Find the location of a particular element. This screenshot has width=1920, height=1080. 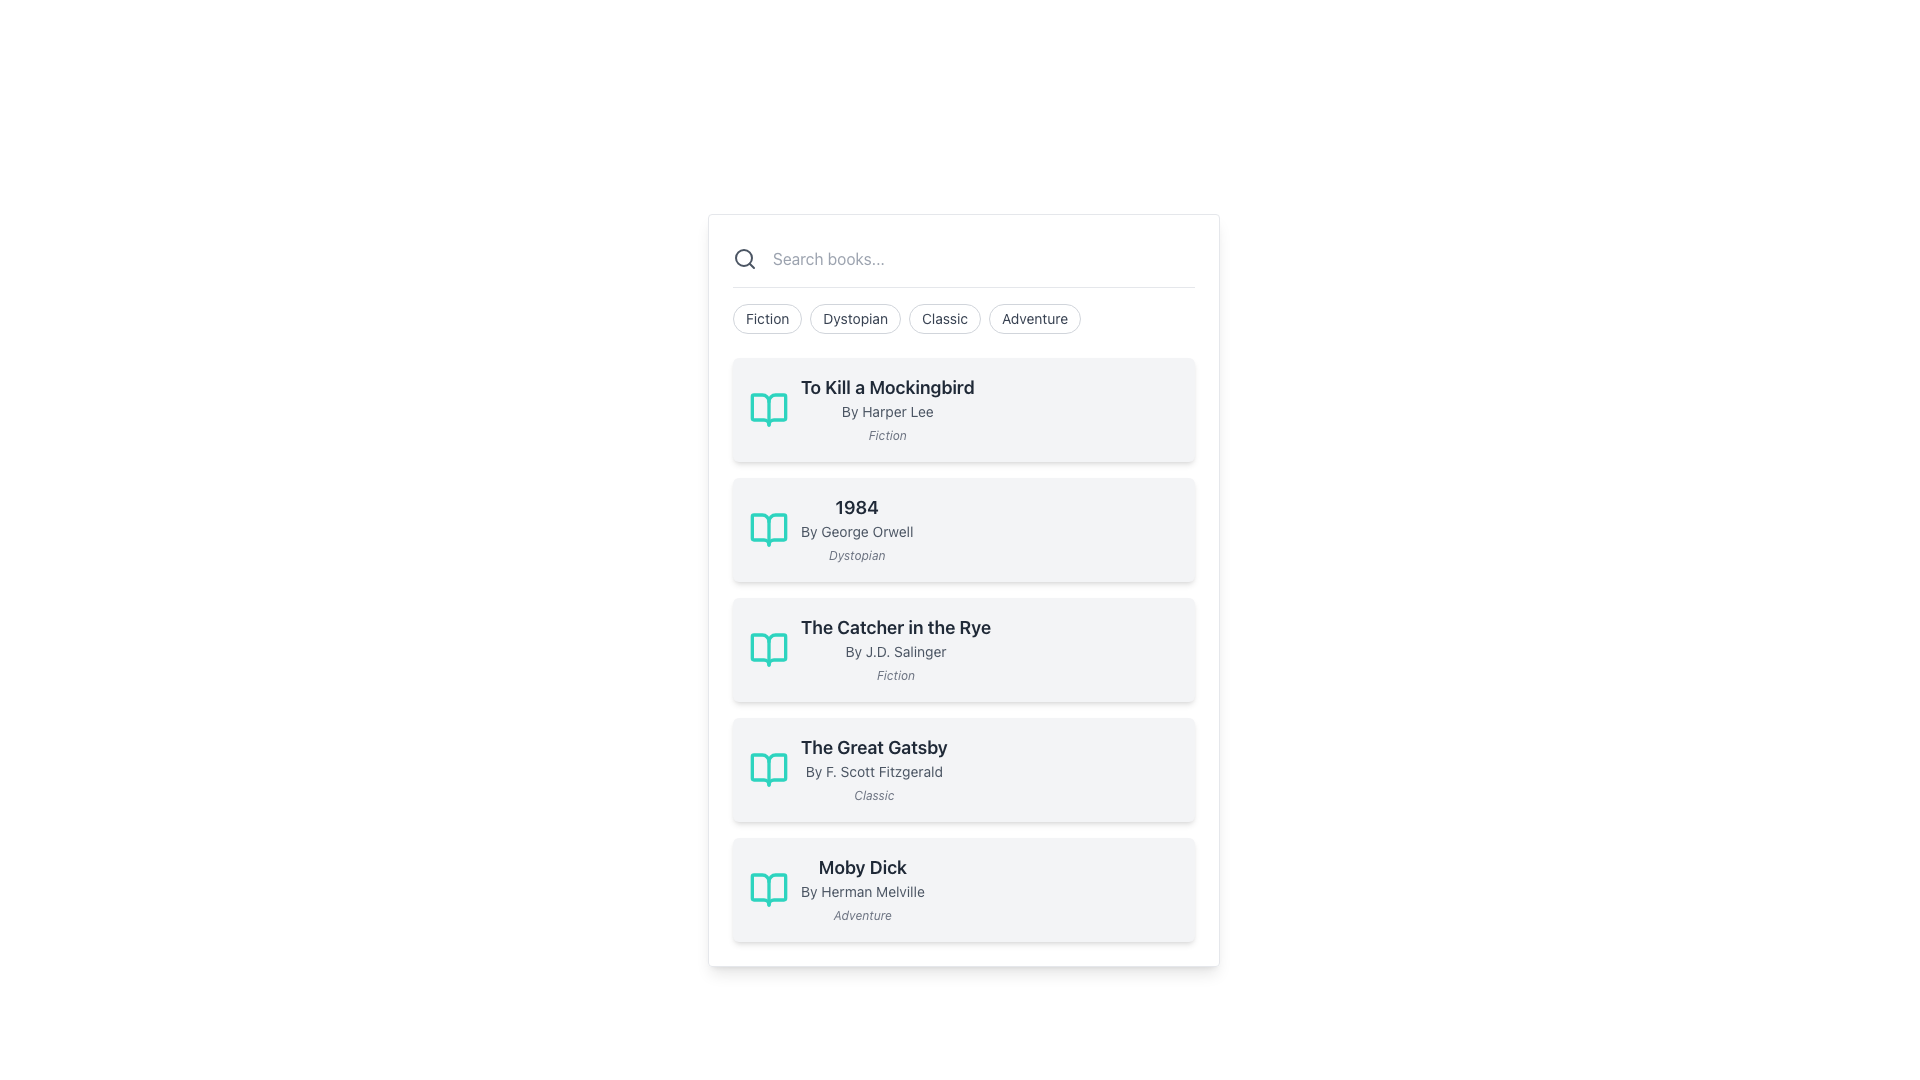

the text label that reads 'By J.D. Salinger', which is styled in a light gray sans-serif font and is positioned between the book title and genre label is located at coordinates (895, 651).